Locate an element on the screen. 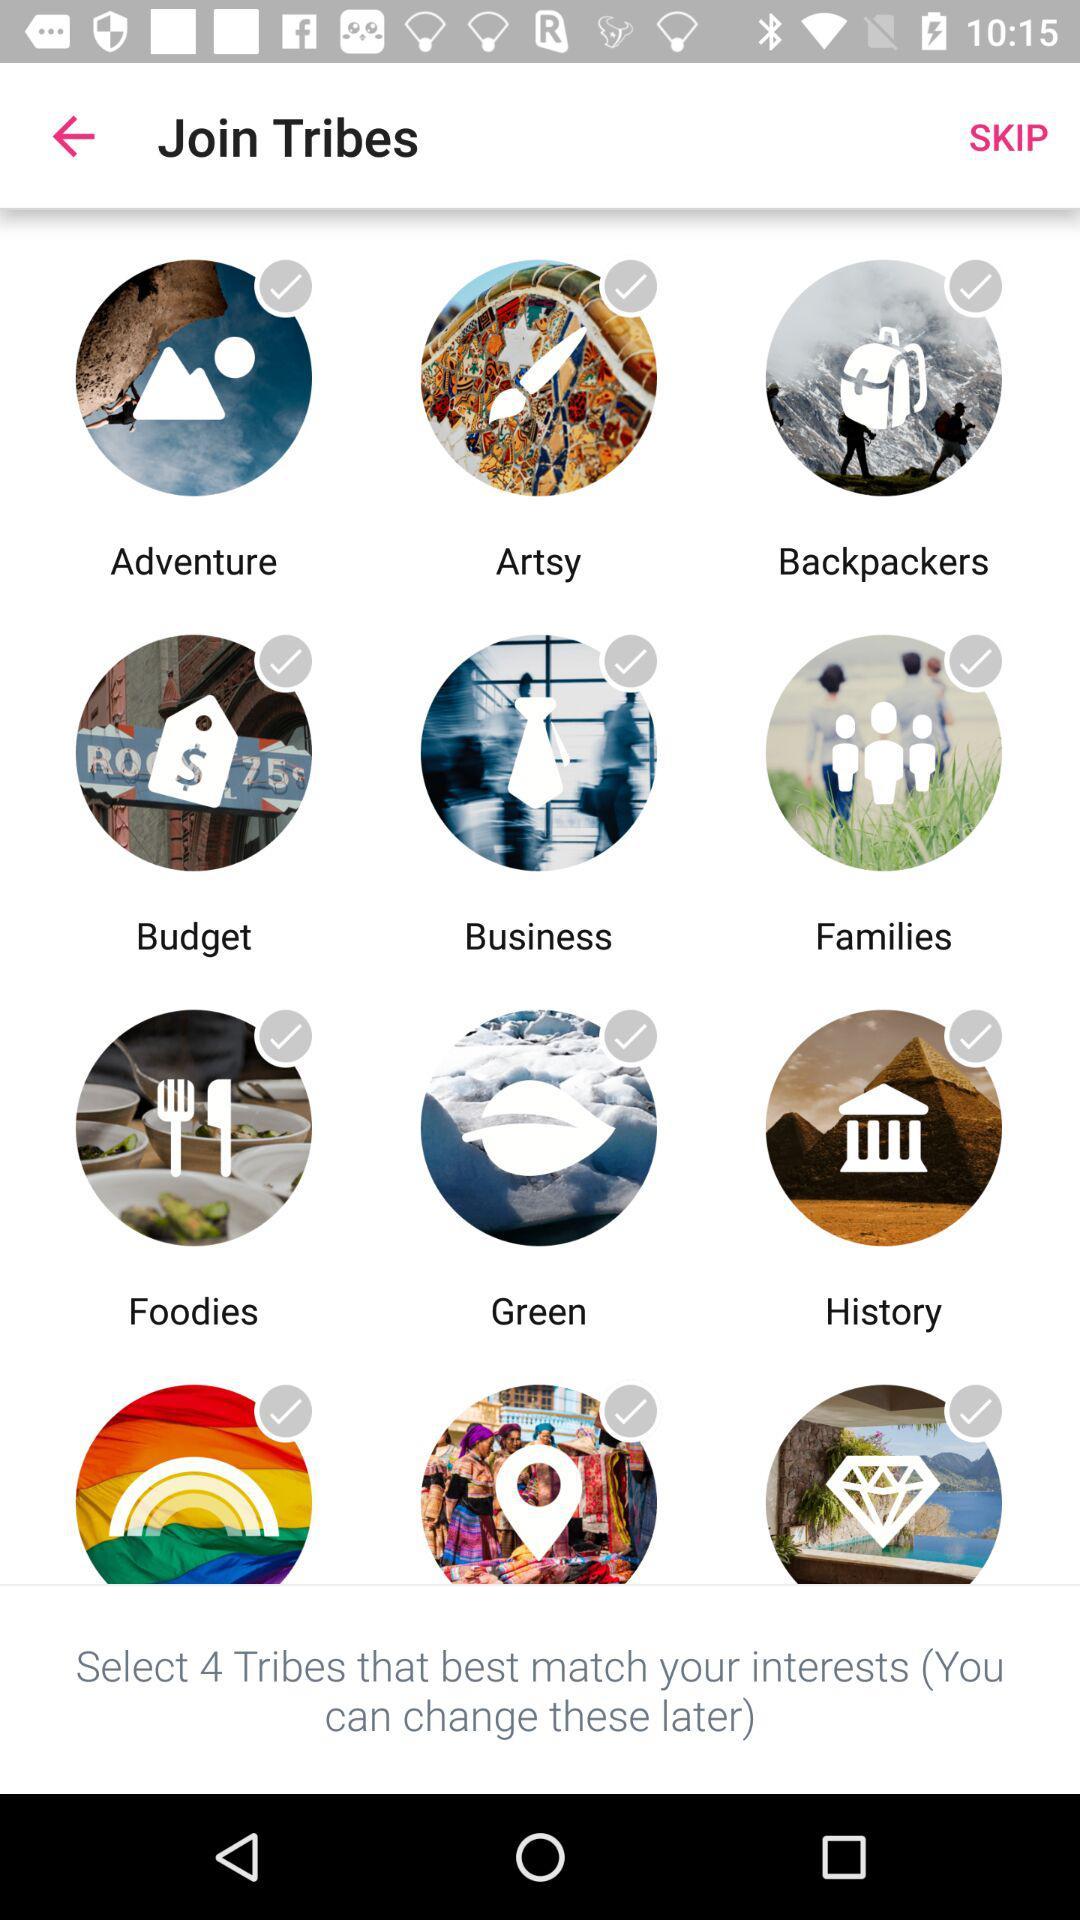  the foodies option is located at coordinates (193, 1122).